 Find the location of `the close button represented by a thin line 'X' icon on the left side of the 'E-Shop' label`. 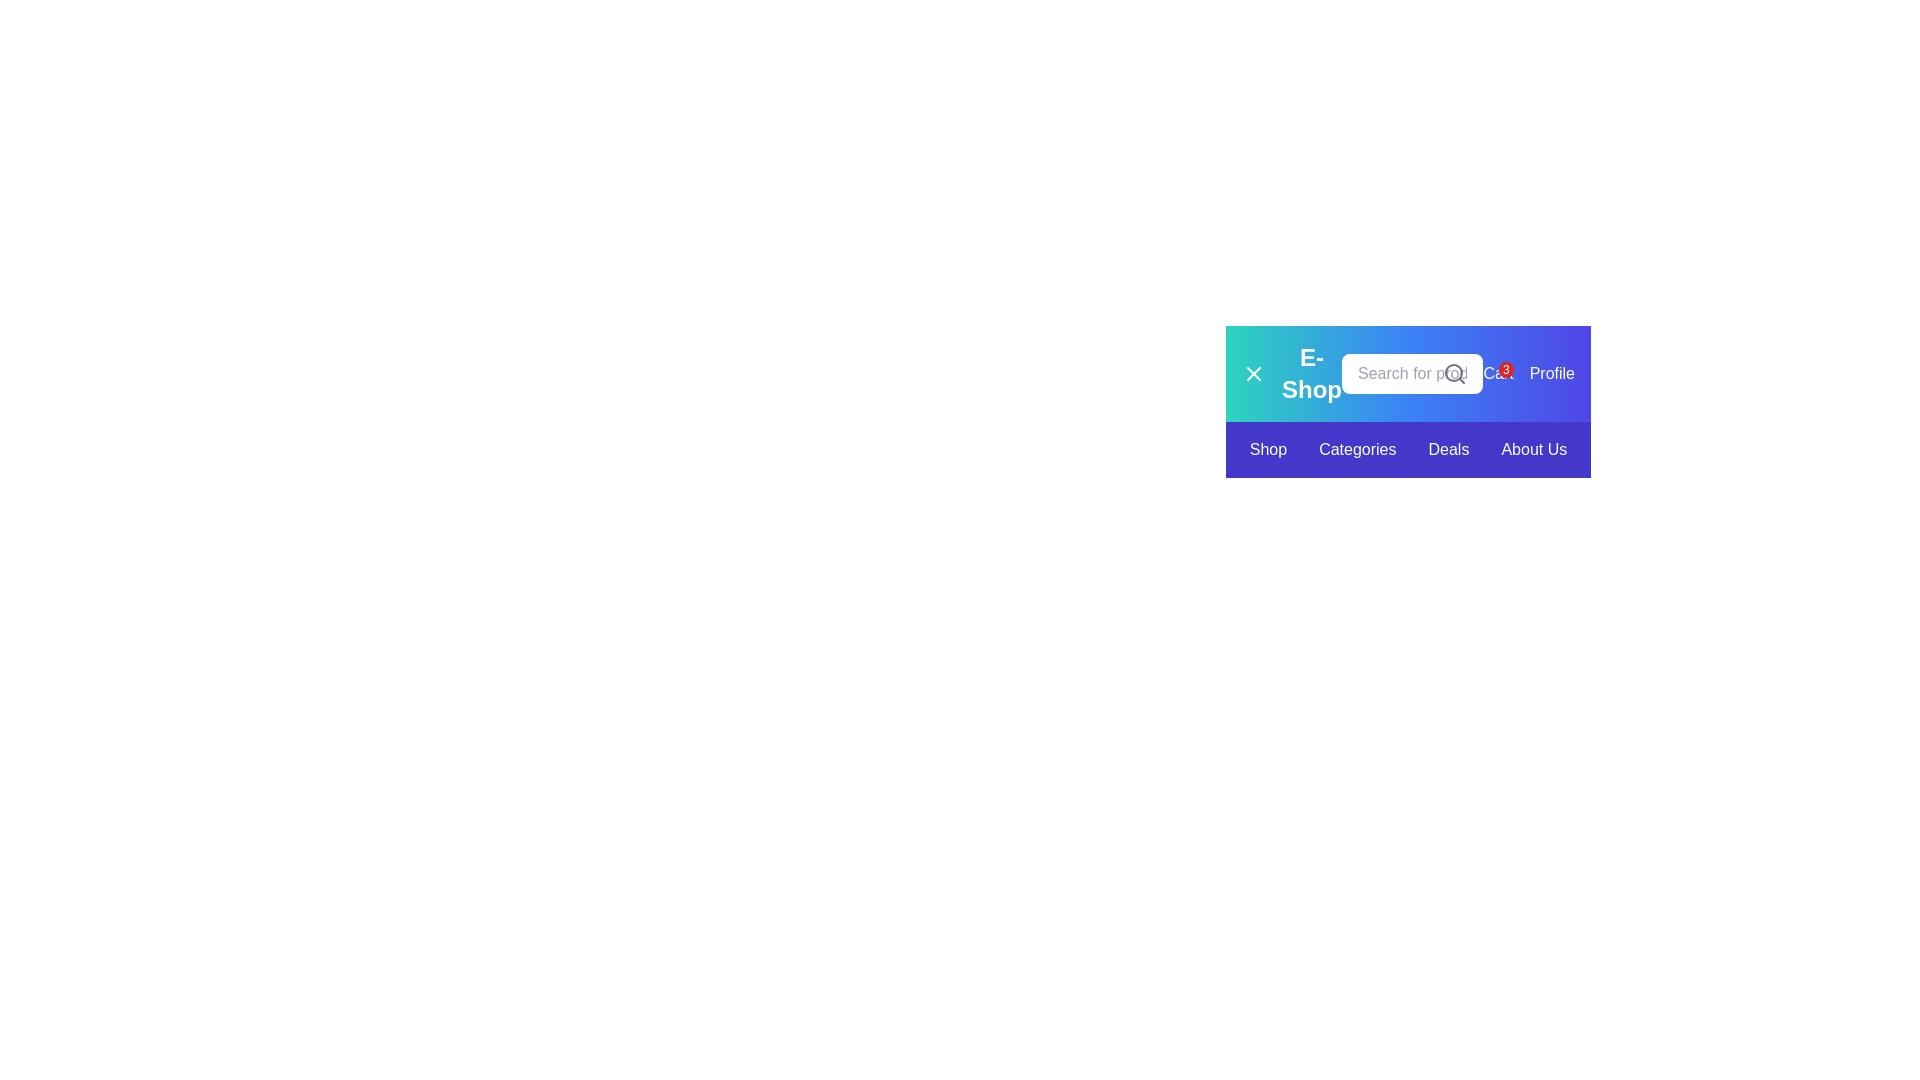

the close button represented by a thin line 'X' icon on the left side of the 'E-Shop' label is located at coordinates (1252, 374).